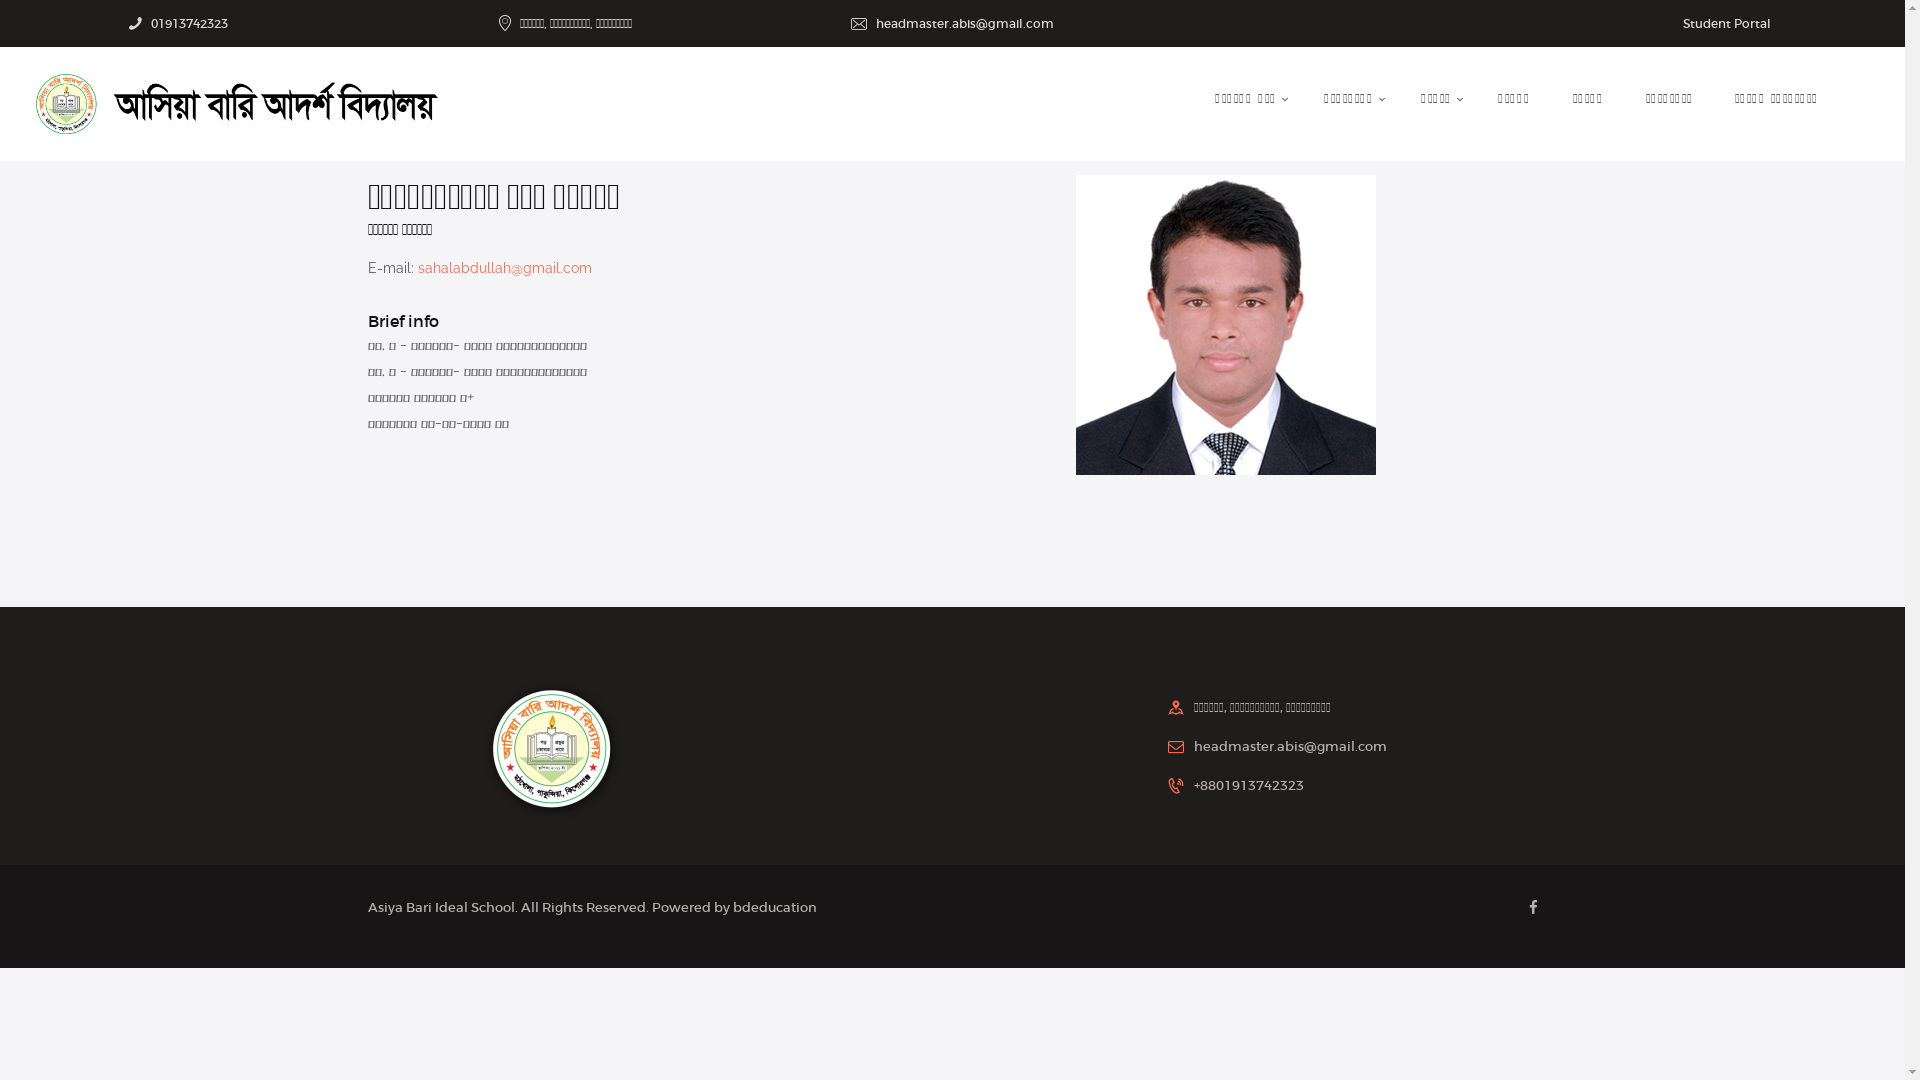  I want to click on 'headmaster.abis@gmail.com', so click(964, 23).